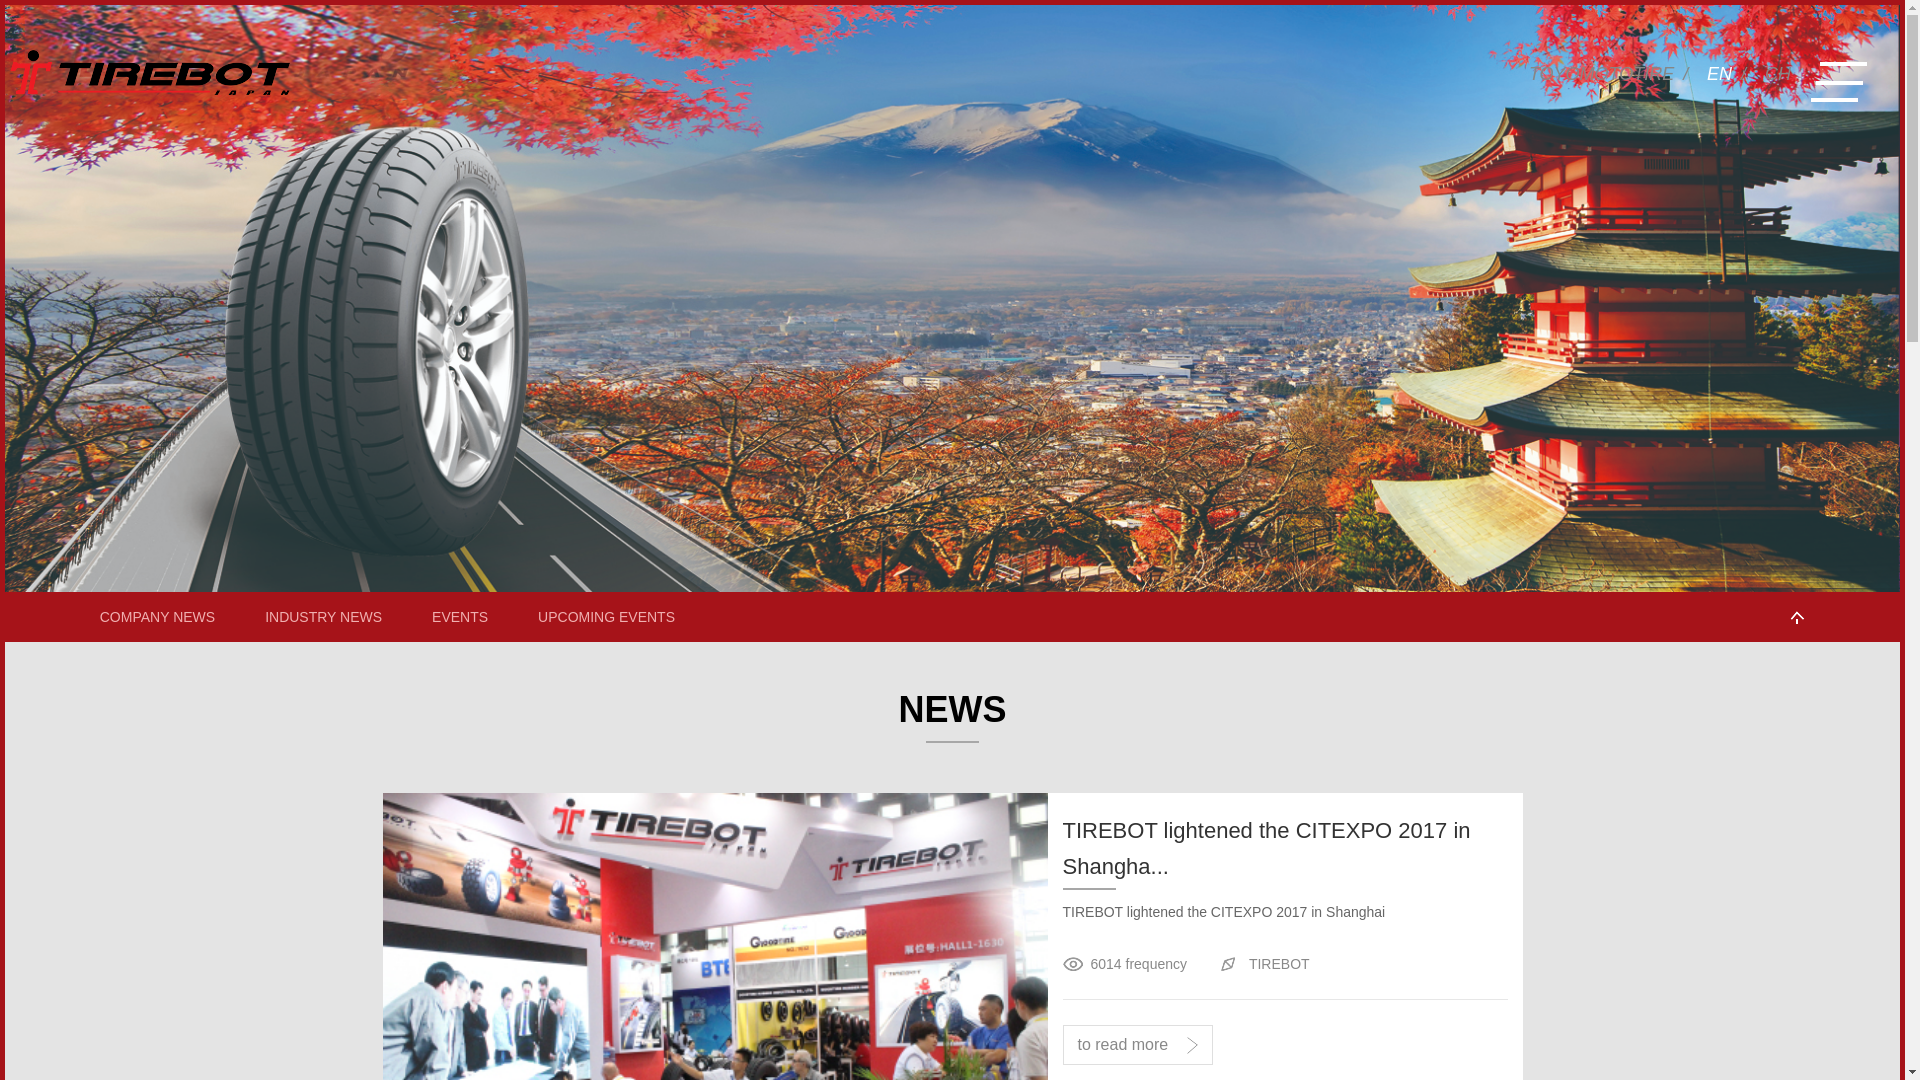  Describe the element at coordinates (1718, 73) in the screenshot. I see `'EN'` at that location.